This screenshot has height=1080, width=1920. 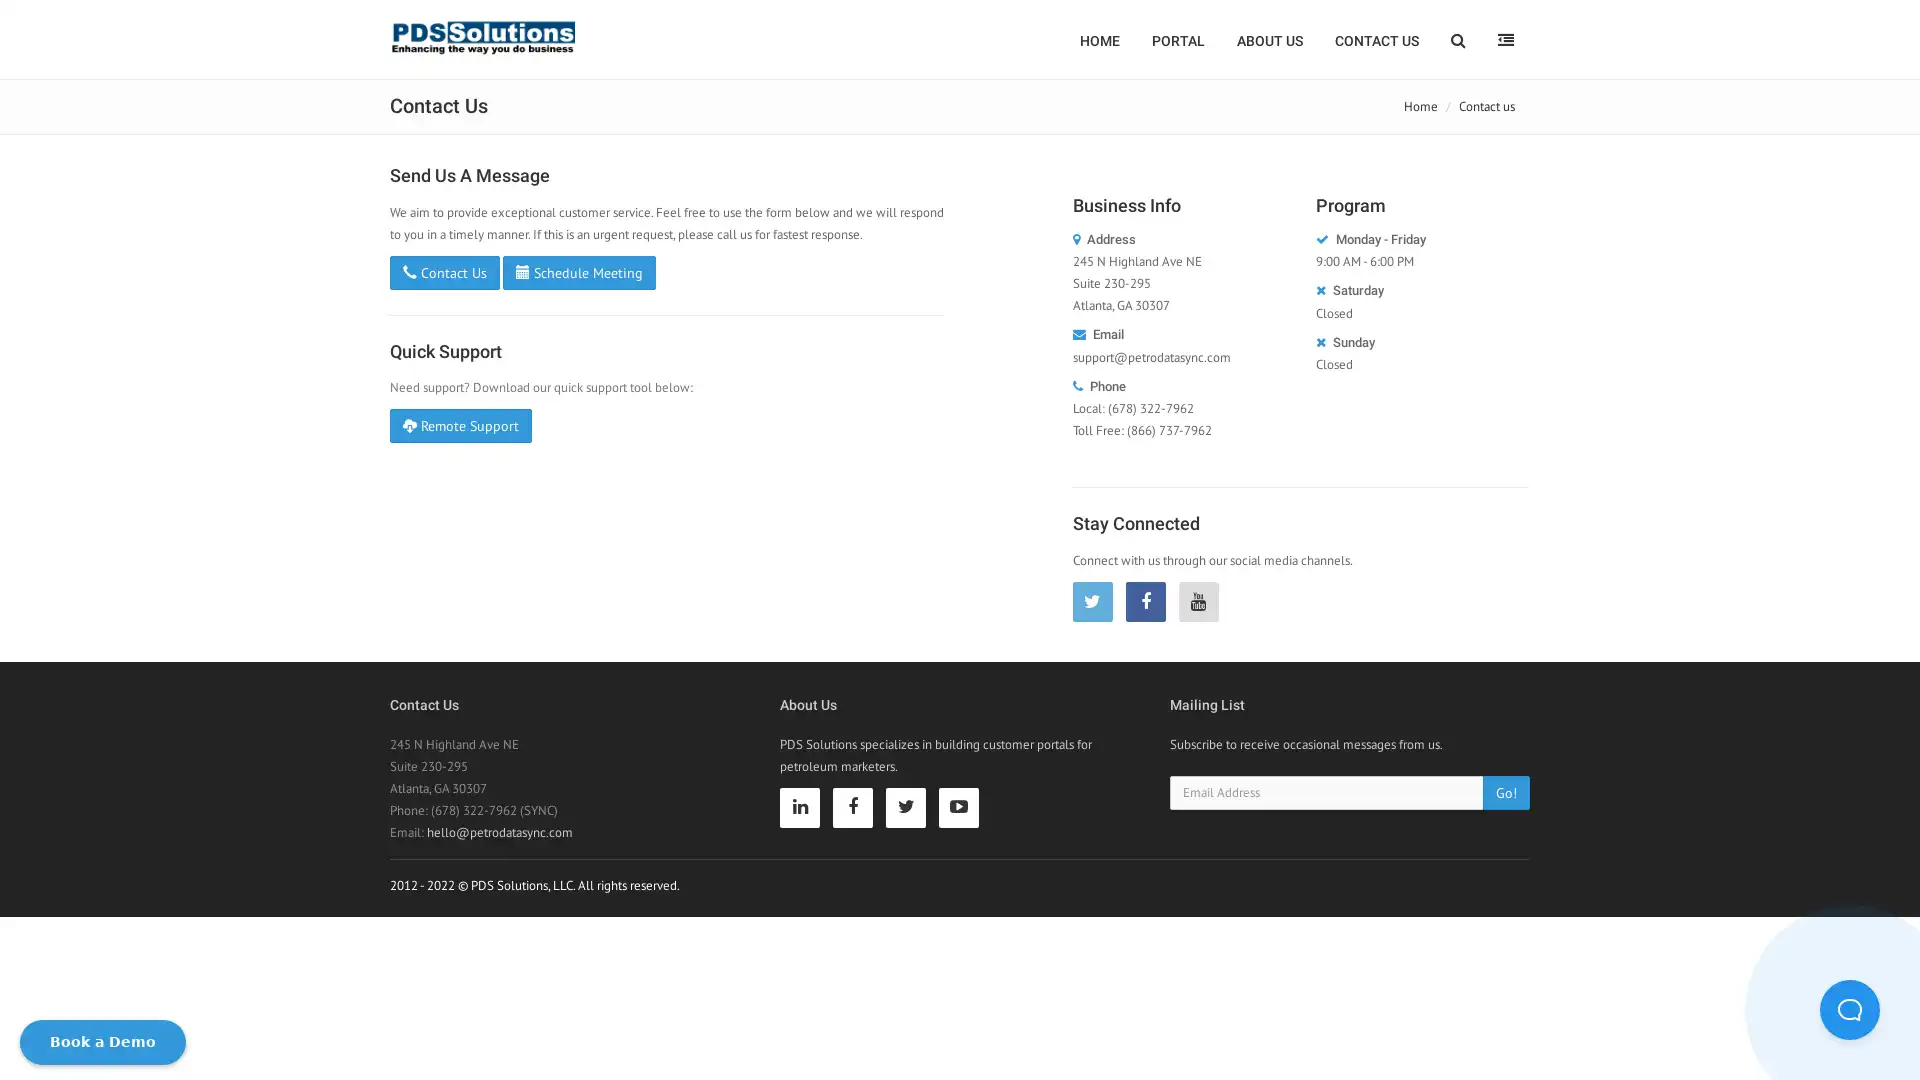 I want to click on Go!, so click(x=1506, y=790).